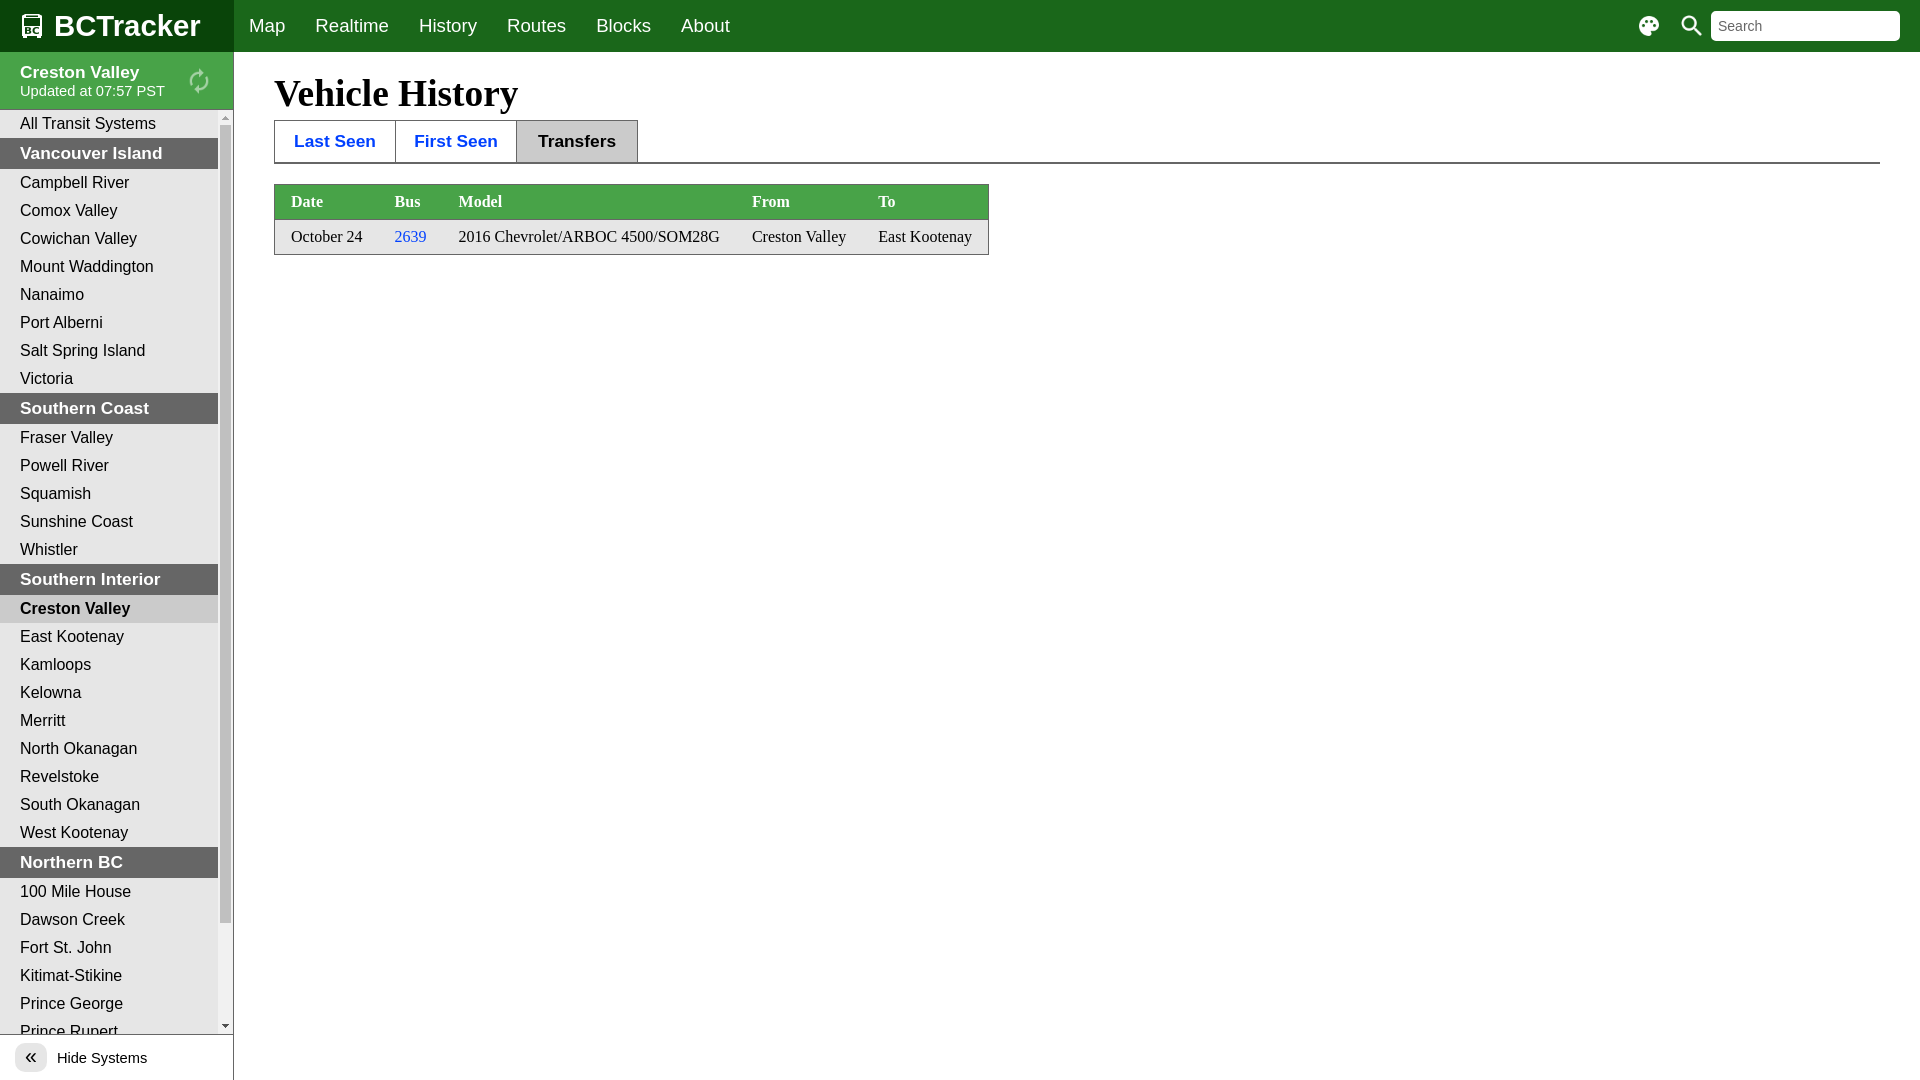  Describe the element at coordinates (0, 493) in the screenshot. I see `'Squamish'` at that location.